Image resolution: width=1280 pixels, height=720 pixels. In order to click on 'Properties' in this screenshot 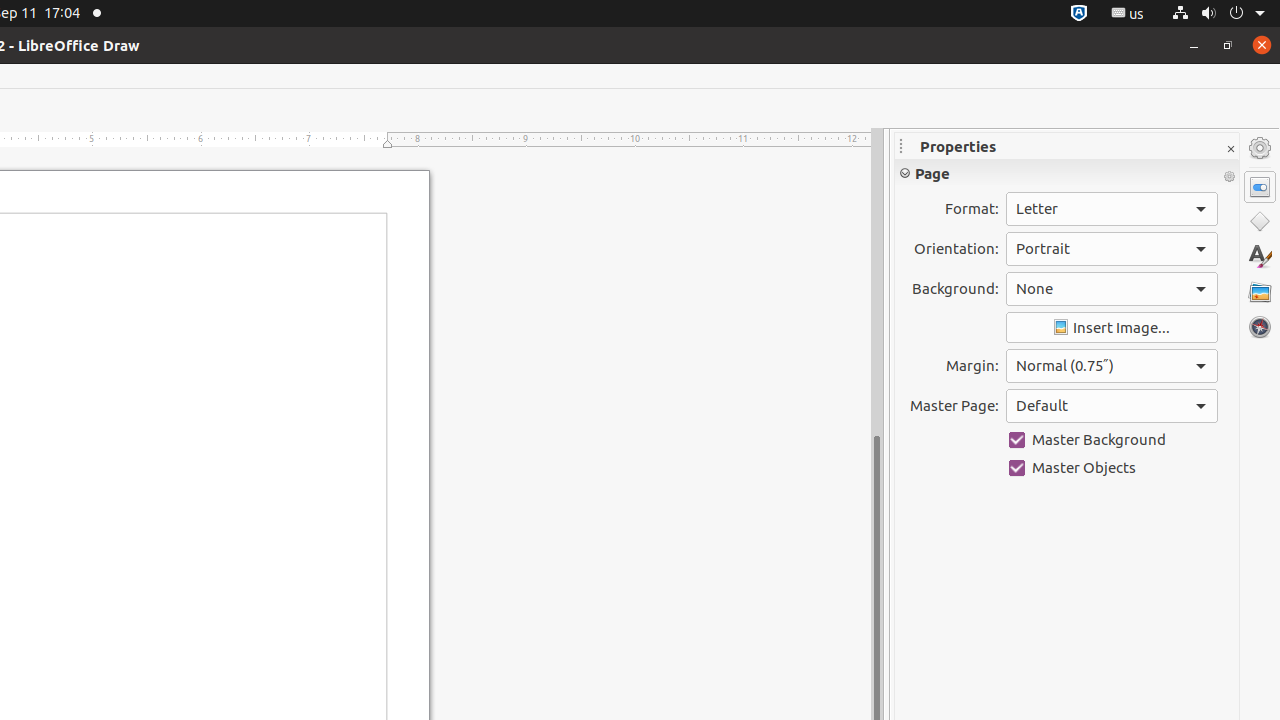, I will do `click(1066, 145)`.